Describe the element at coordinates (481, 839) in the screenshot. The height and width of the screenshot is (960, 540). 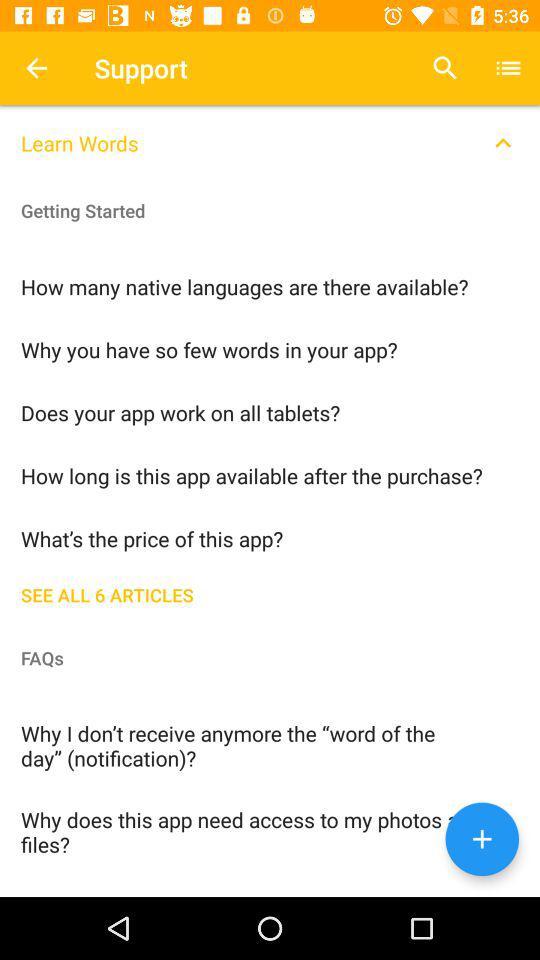
I see `the add icon` at that location.